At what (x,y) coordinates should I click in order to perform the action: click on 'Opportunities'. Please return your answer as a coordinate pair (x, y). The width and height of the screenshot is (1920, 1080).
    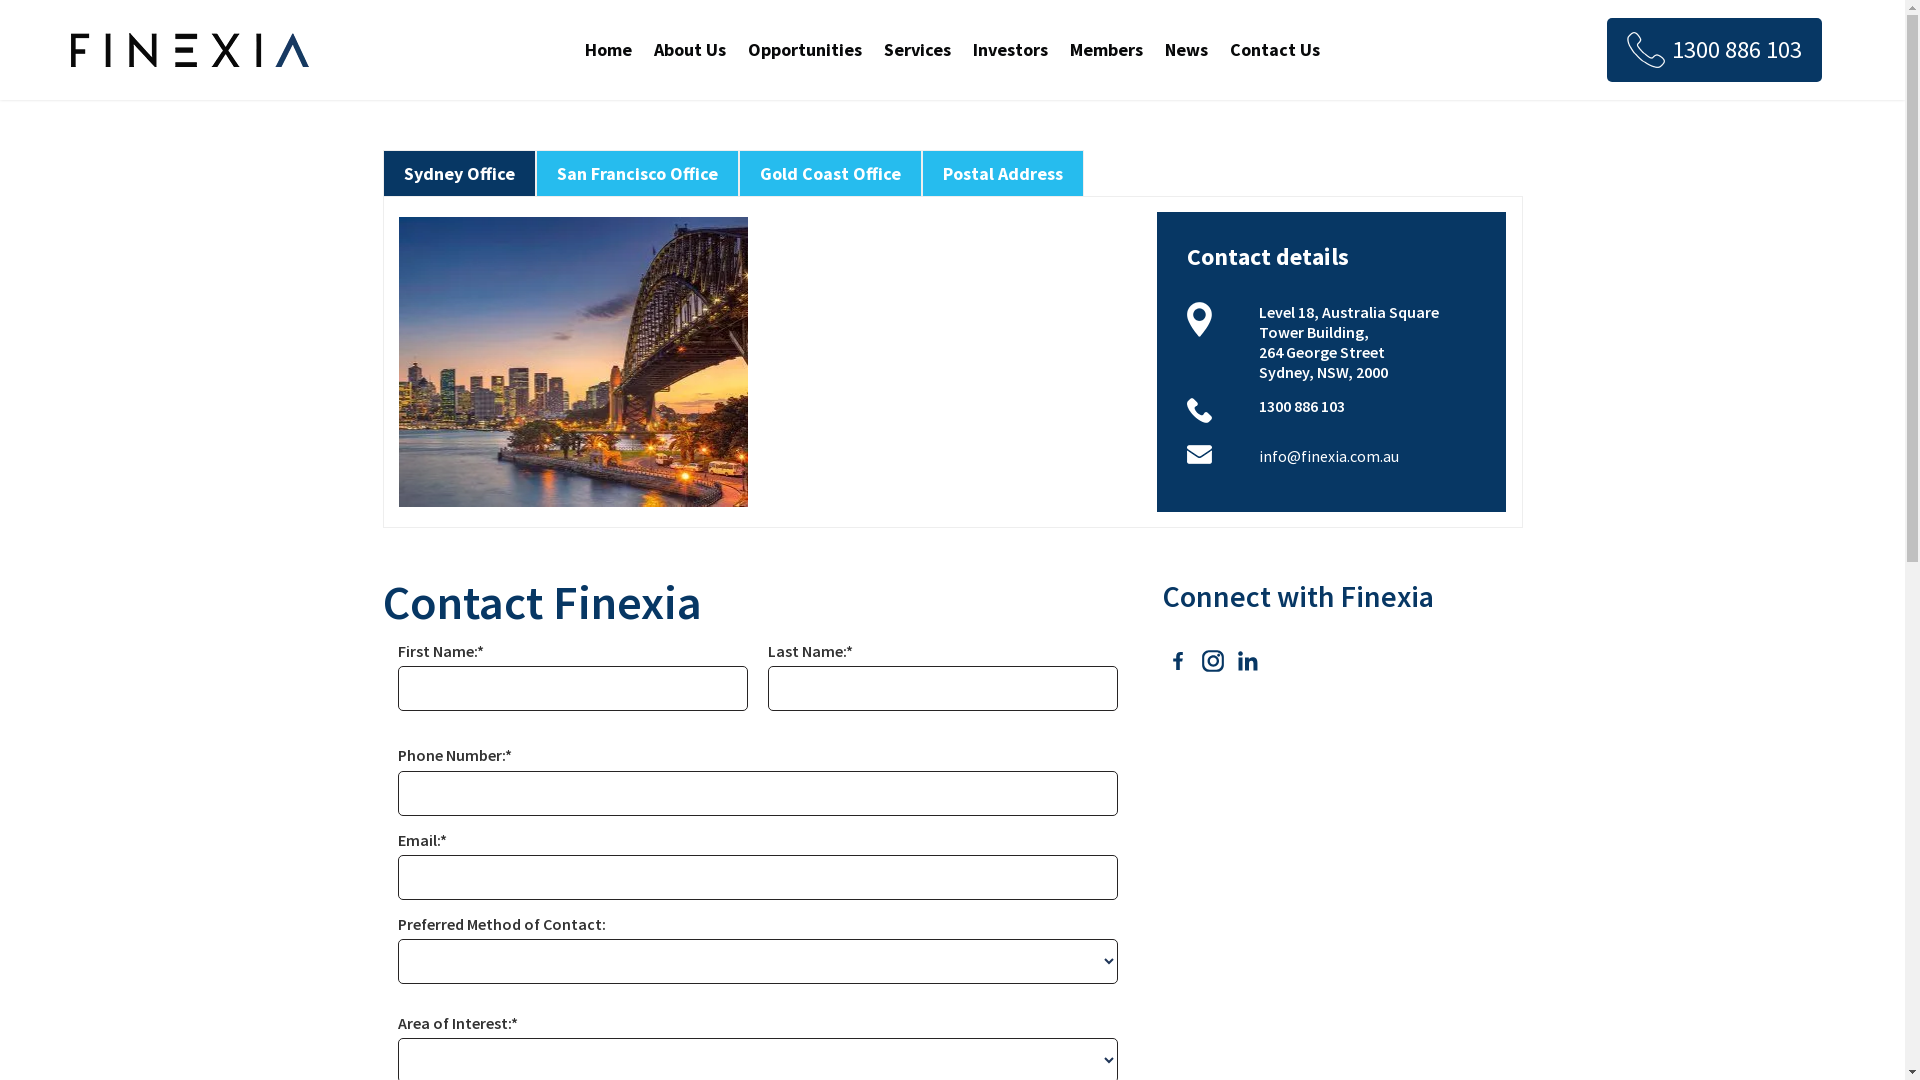
    Looking at the image, I should click on (805, 49).